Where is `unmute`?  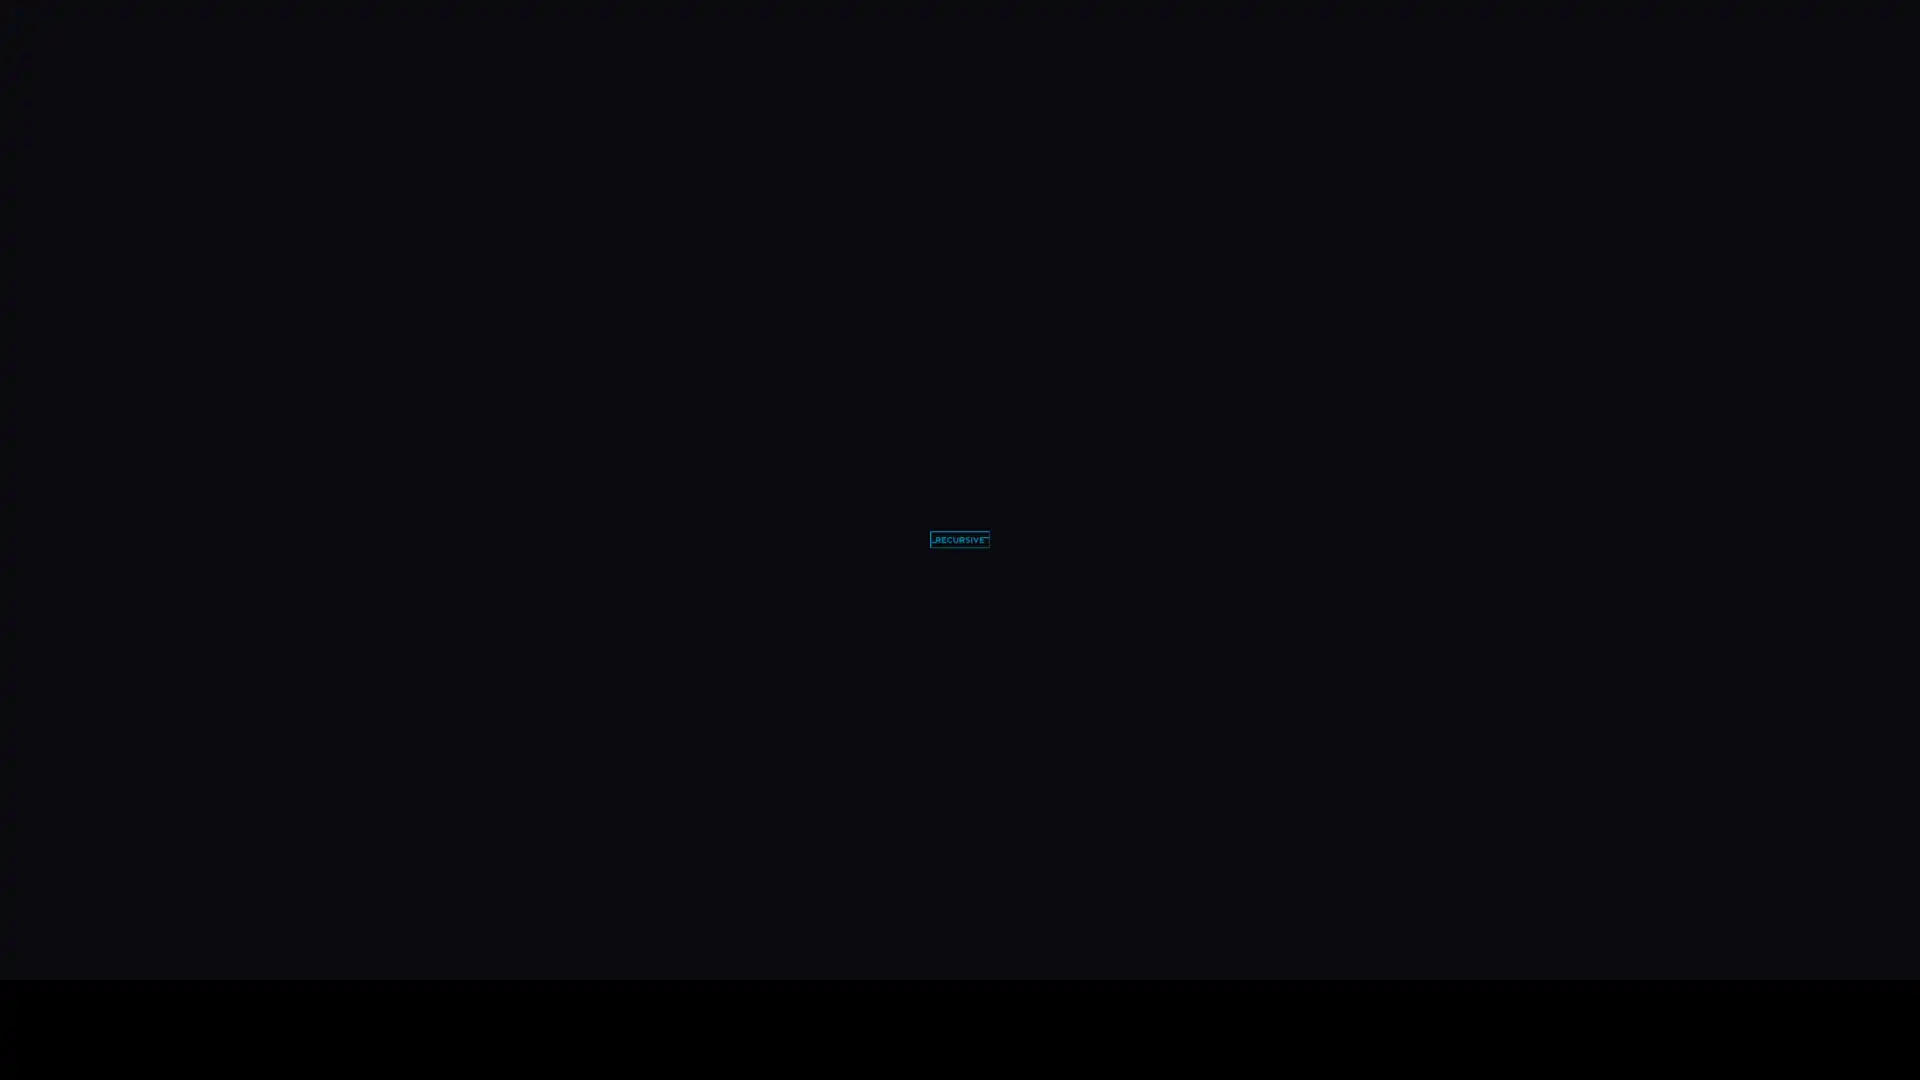 unmute is located at coordinates (1742, 1023).